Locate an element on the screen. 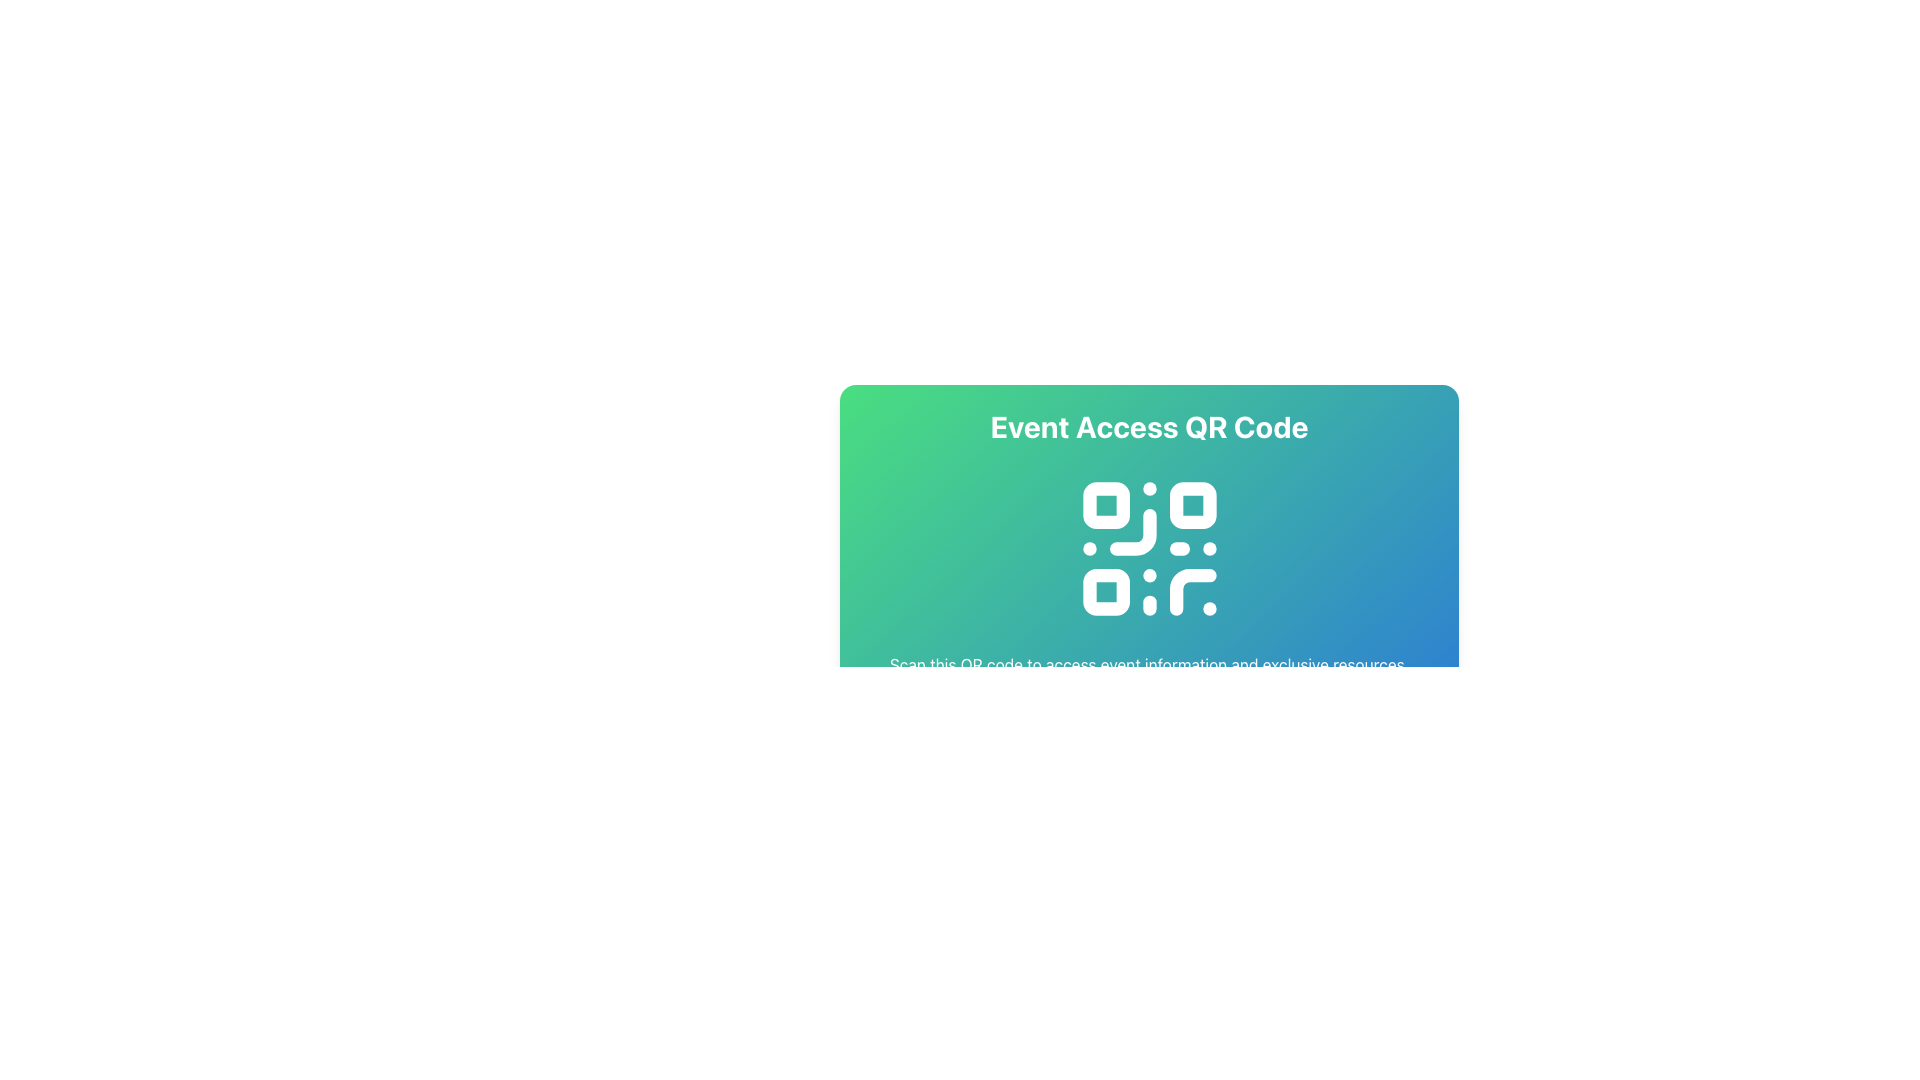 This screenshot has width=1920, height=1080. the small square with rounded corners and teal fill located in the top-left corner inside the QR code structure is located at coordinates (1105, 504).